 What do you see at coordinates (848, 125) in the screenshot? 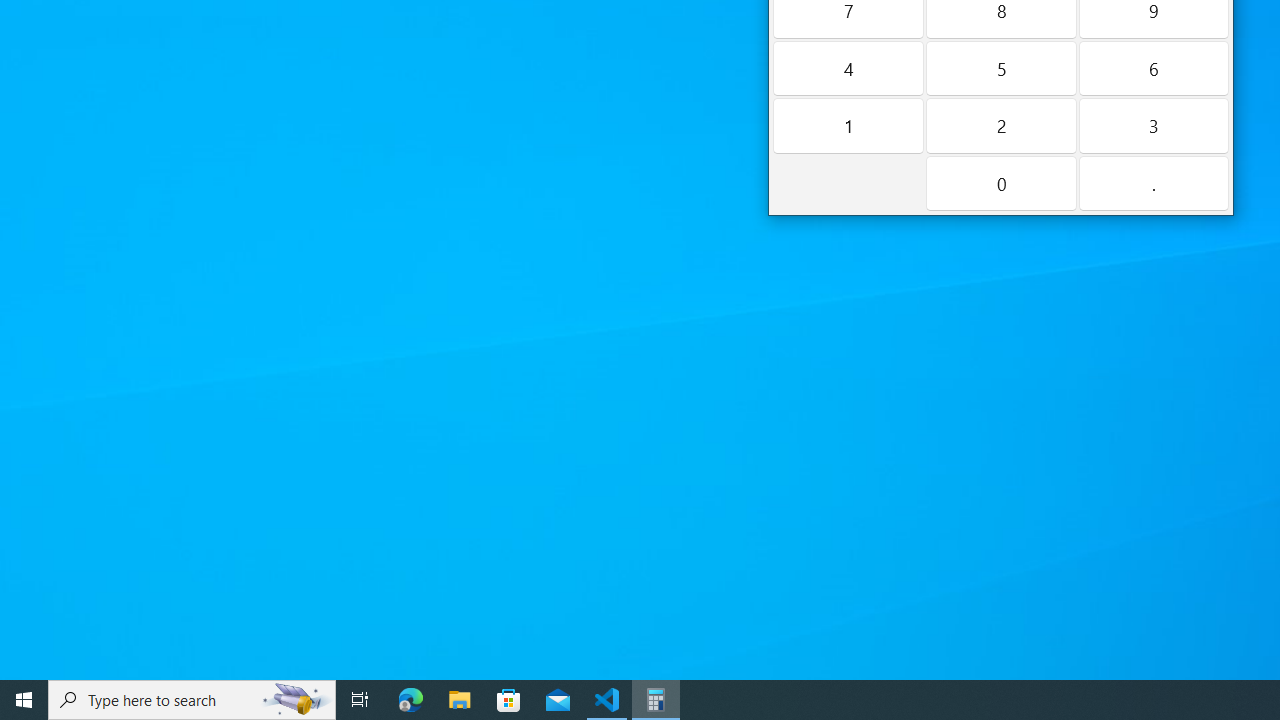
I see `'One'` at bounding box center [848, 125].